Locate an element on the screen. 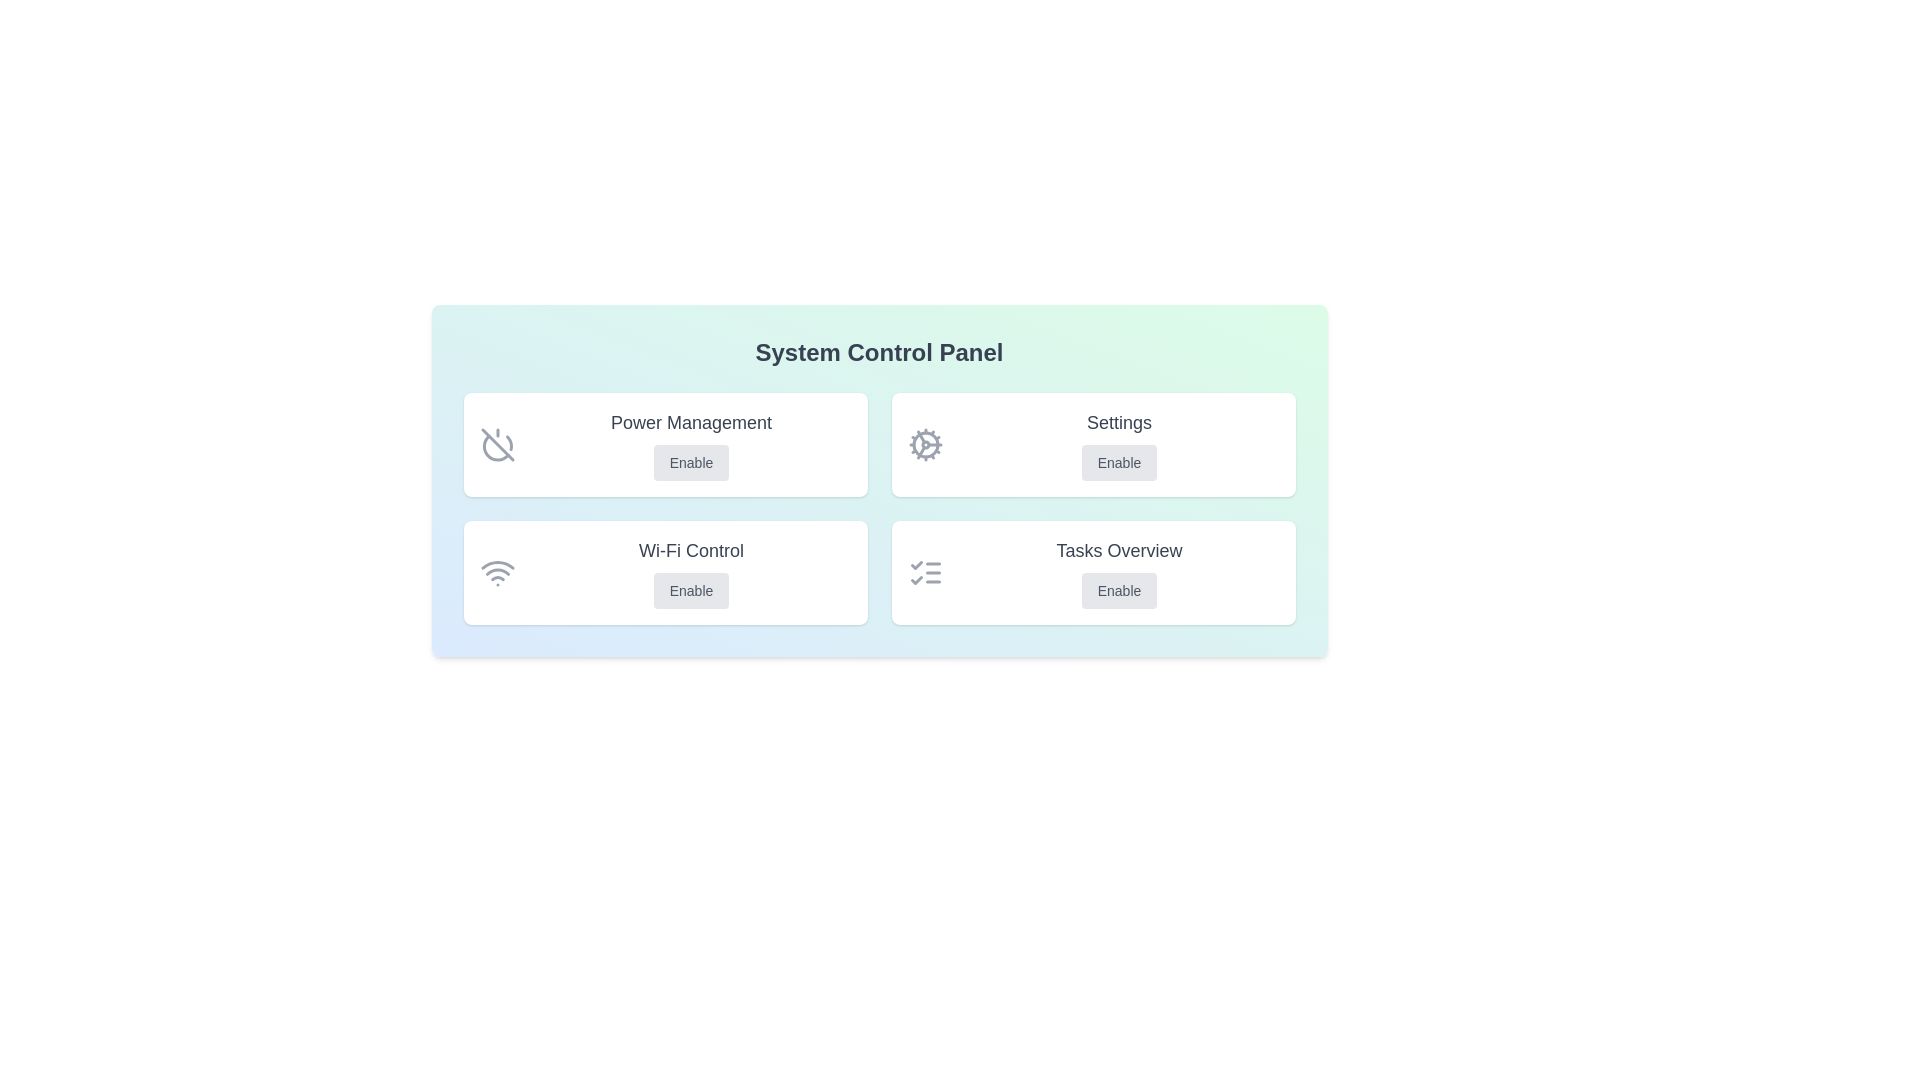 The height and width of the screenshot is (1080, 1920). the Wi-Fi connectivity icon located in the 'Wi-Fi Control' panel, positioned to the left of the 'Wi-Fi Control' text and above the 'Enable' button is located at coordinates (497, 573).